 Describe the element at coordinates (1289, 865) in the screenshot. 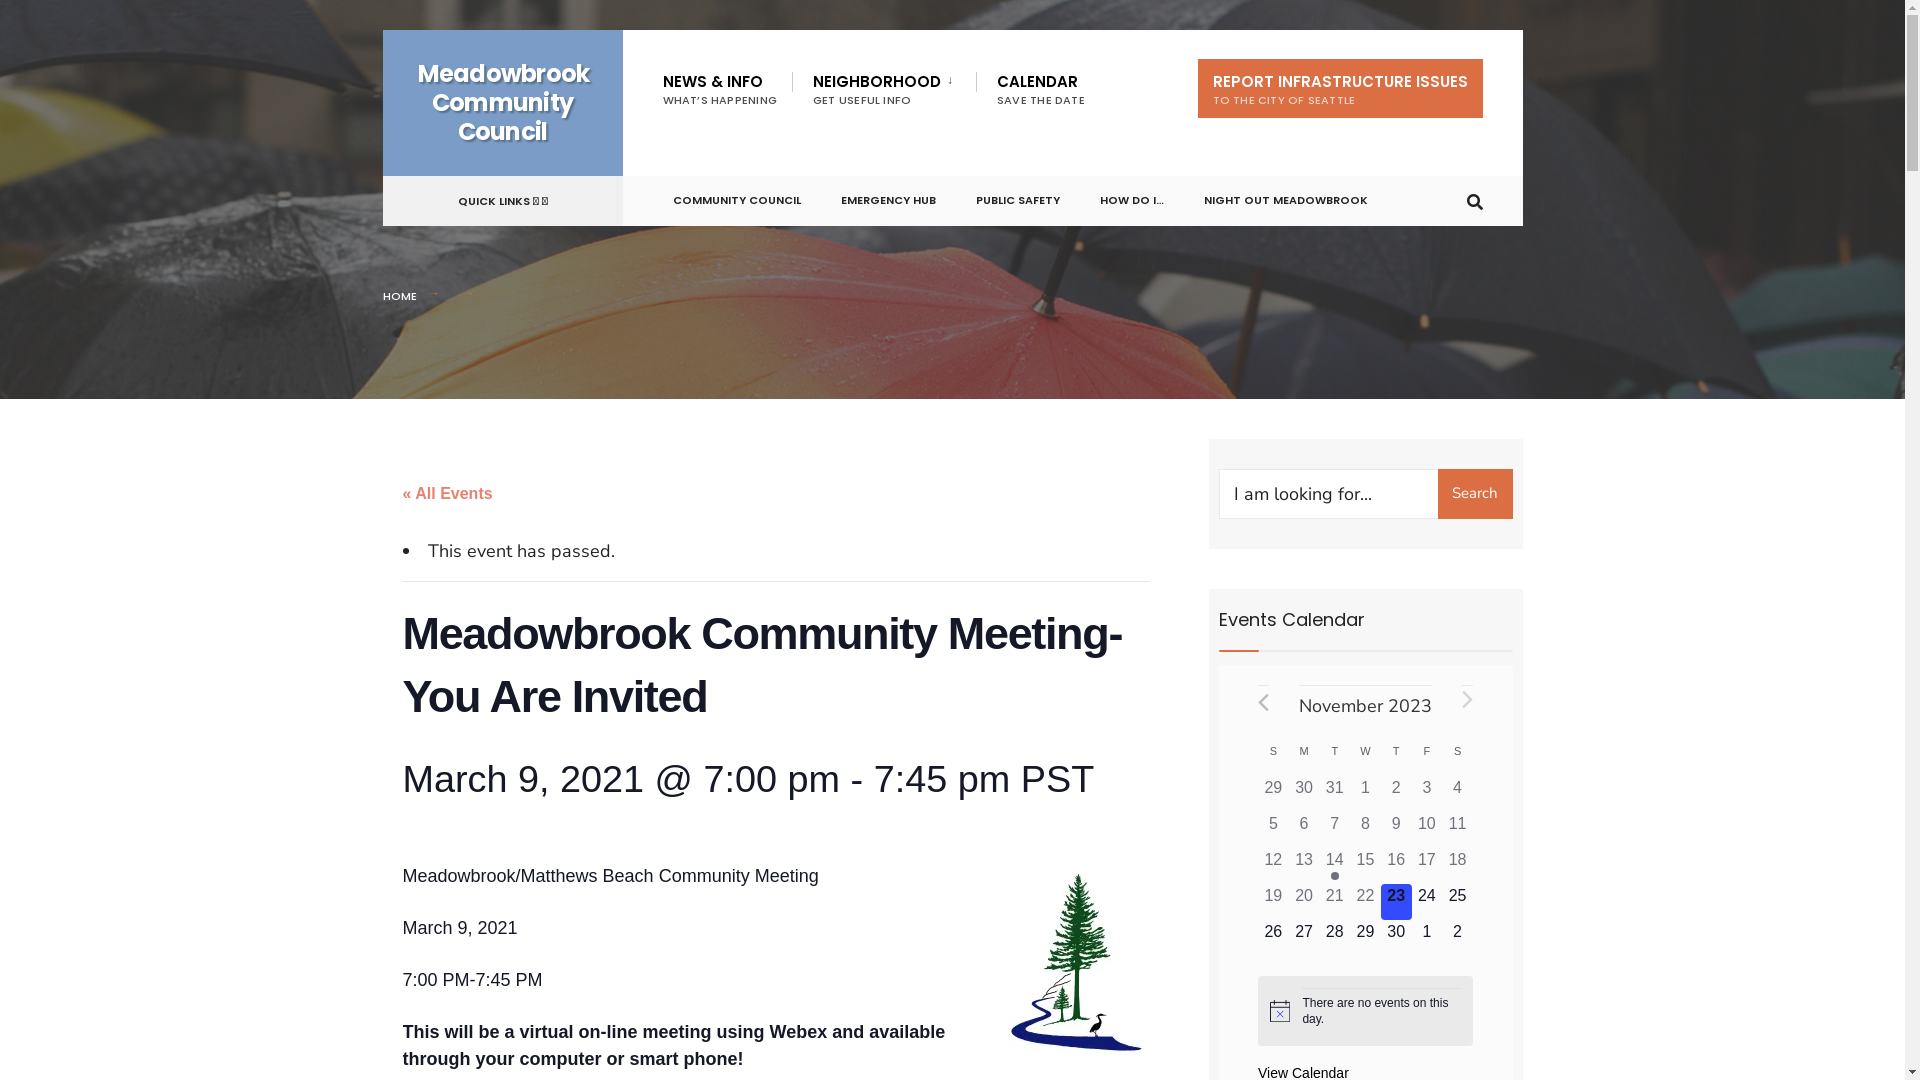

I see `'0 events,` at that location.